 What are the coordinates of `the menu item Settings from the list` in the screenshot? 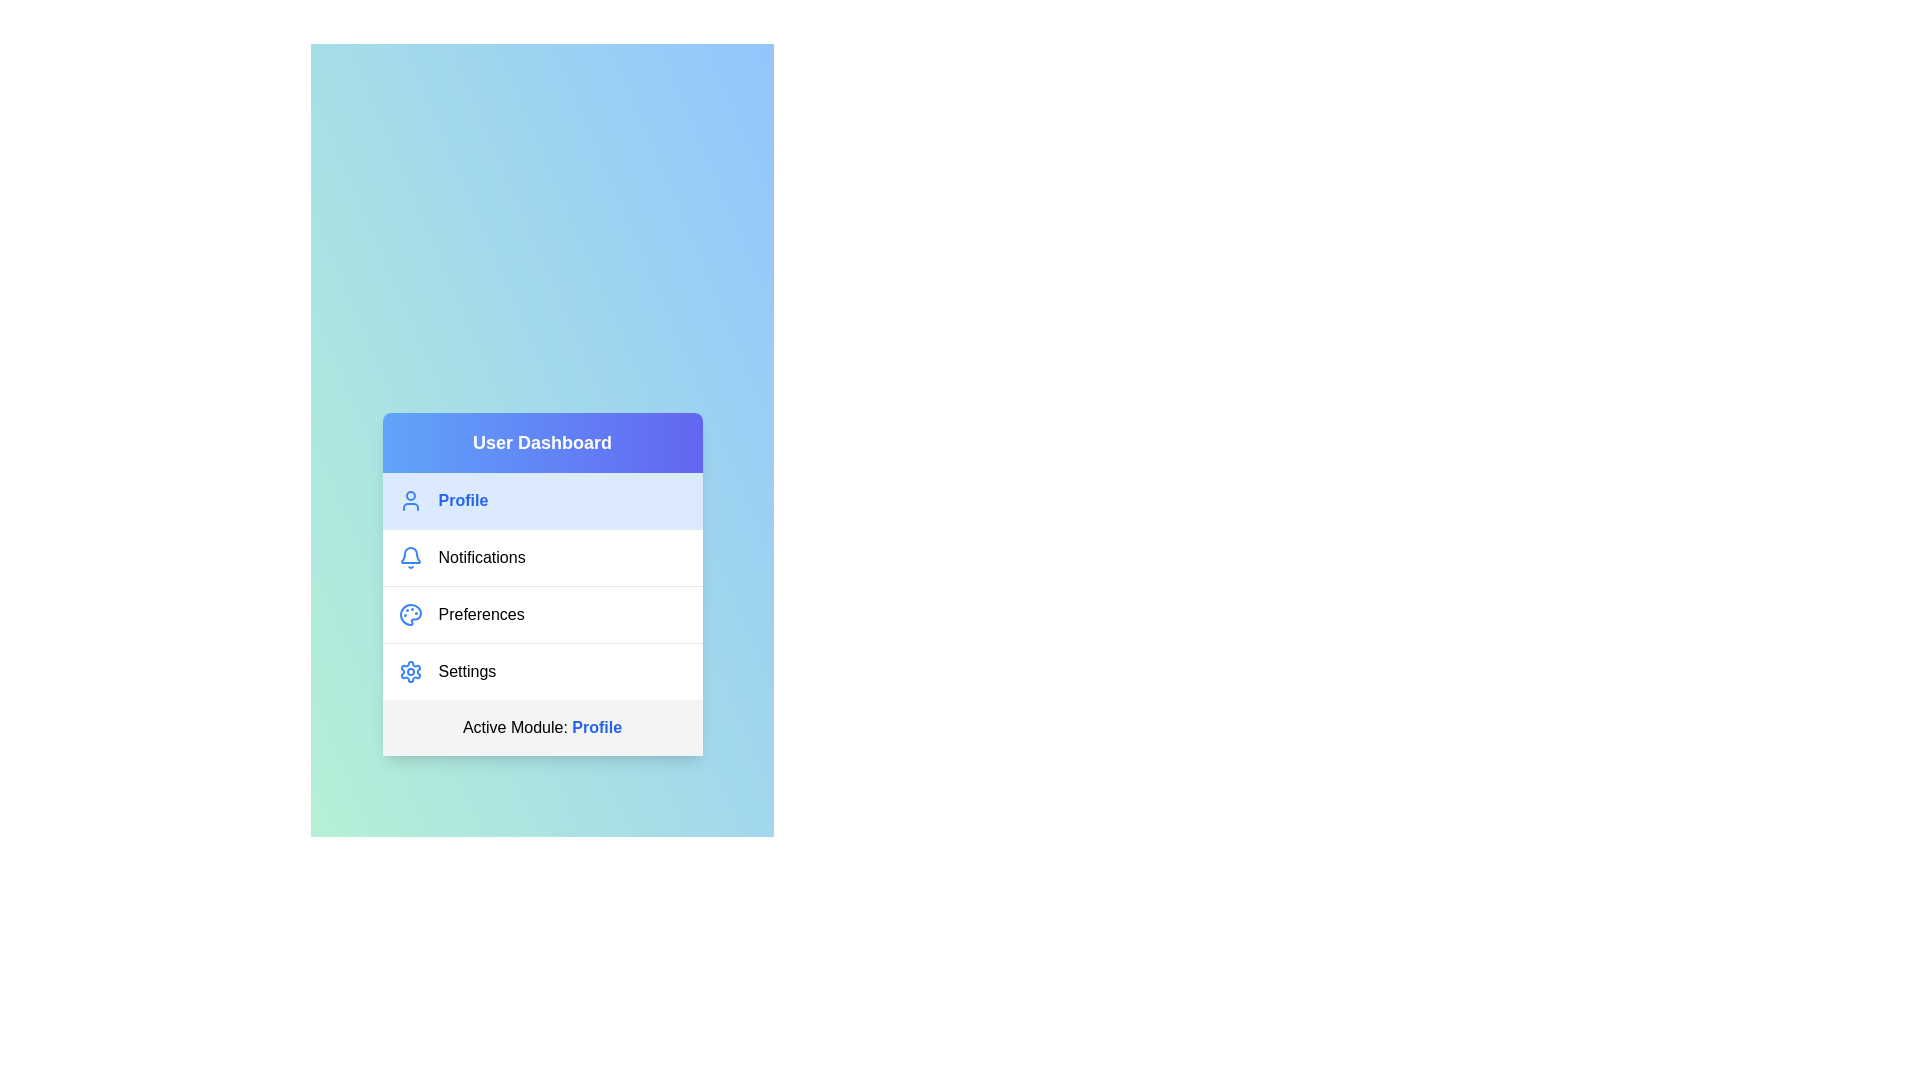 It's located at (542, 671).